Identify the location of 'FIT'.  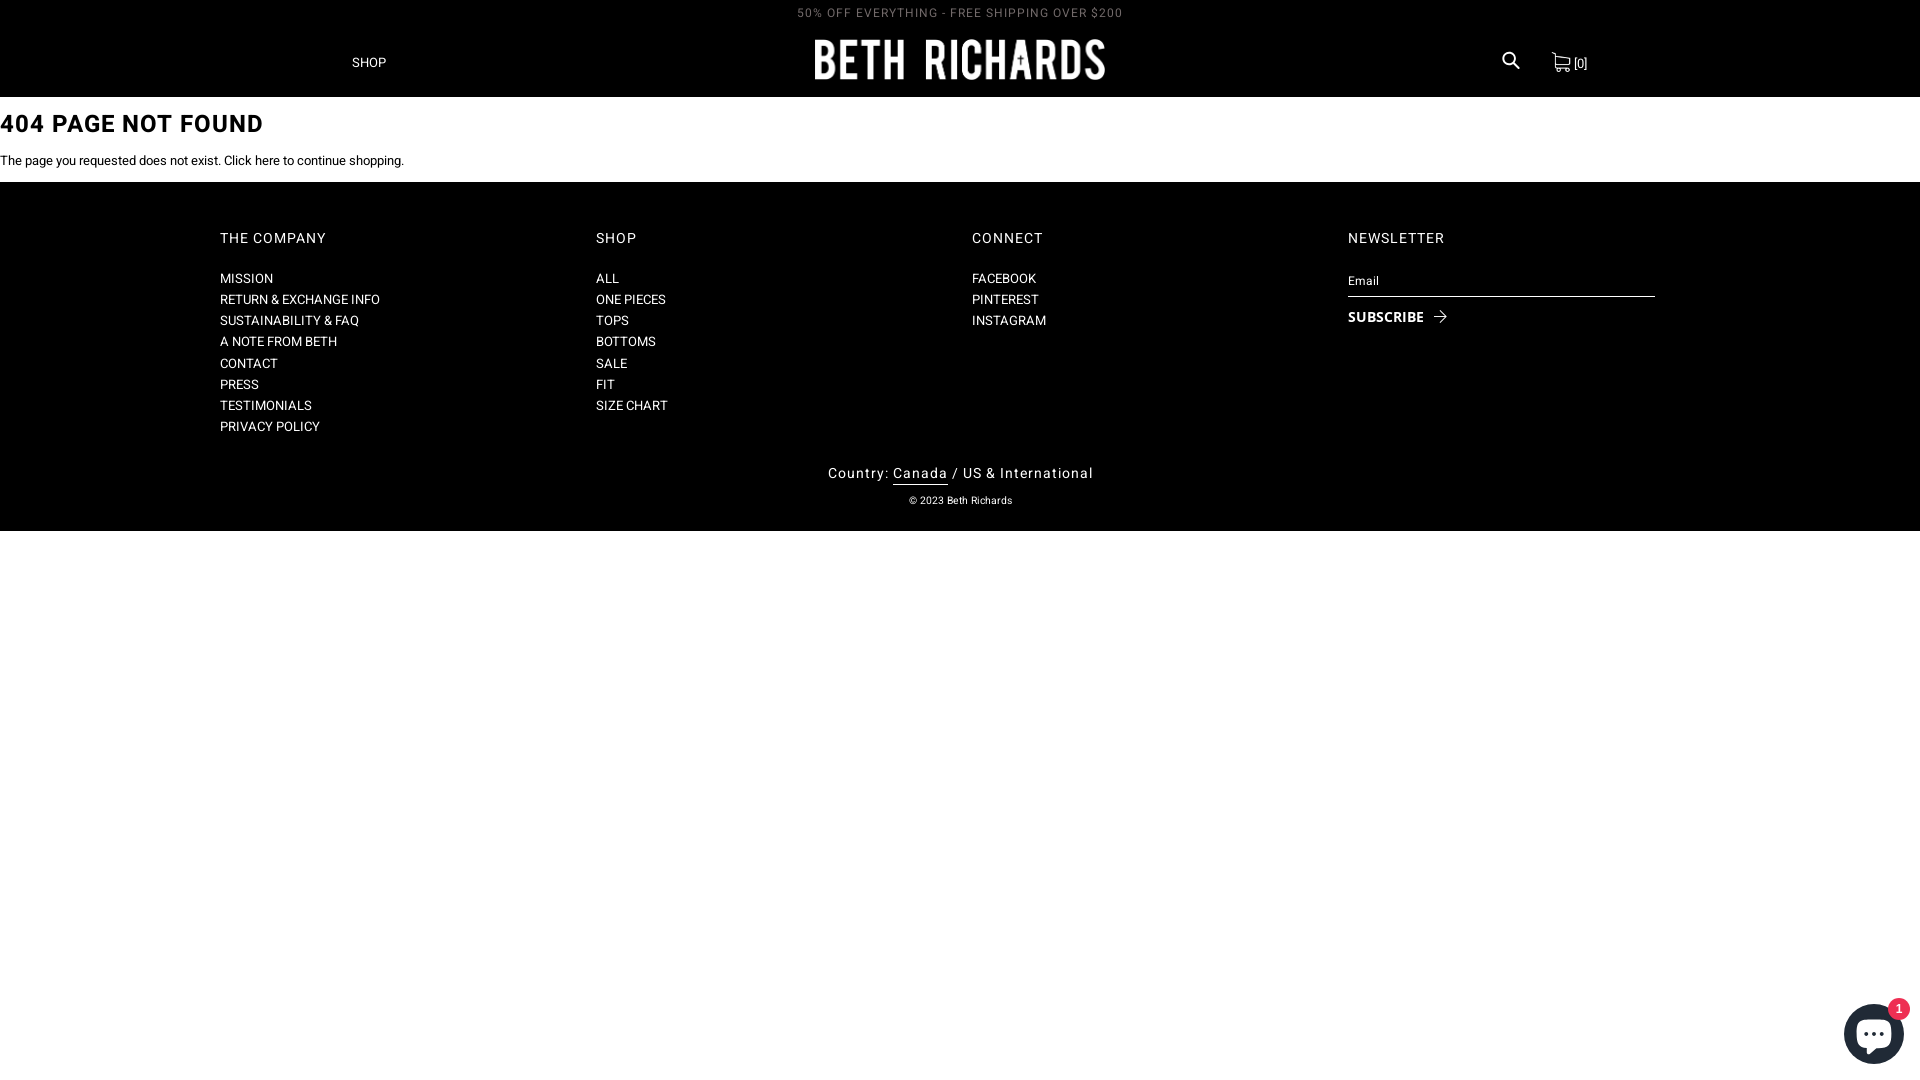
(594, 384).